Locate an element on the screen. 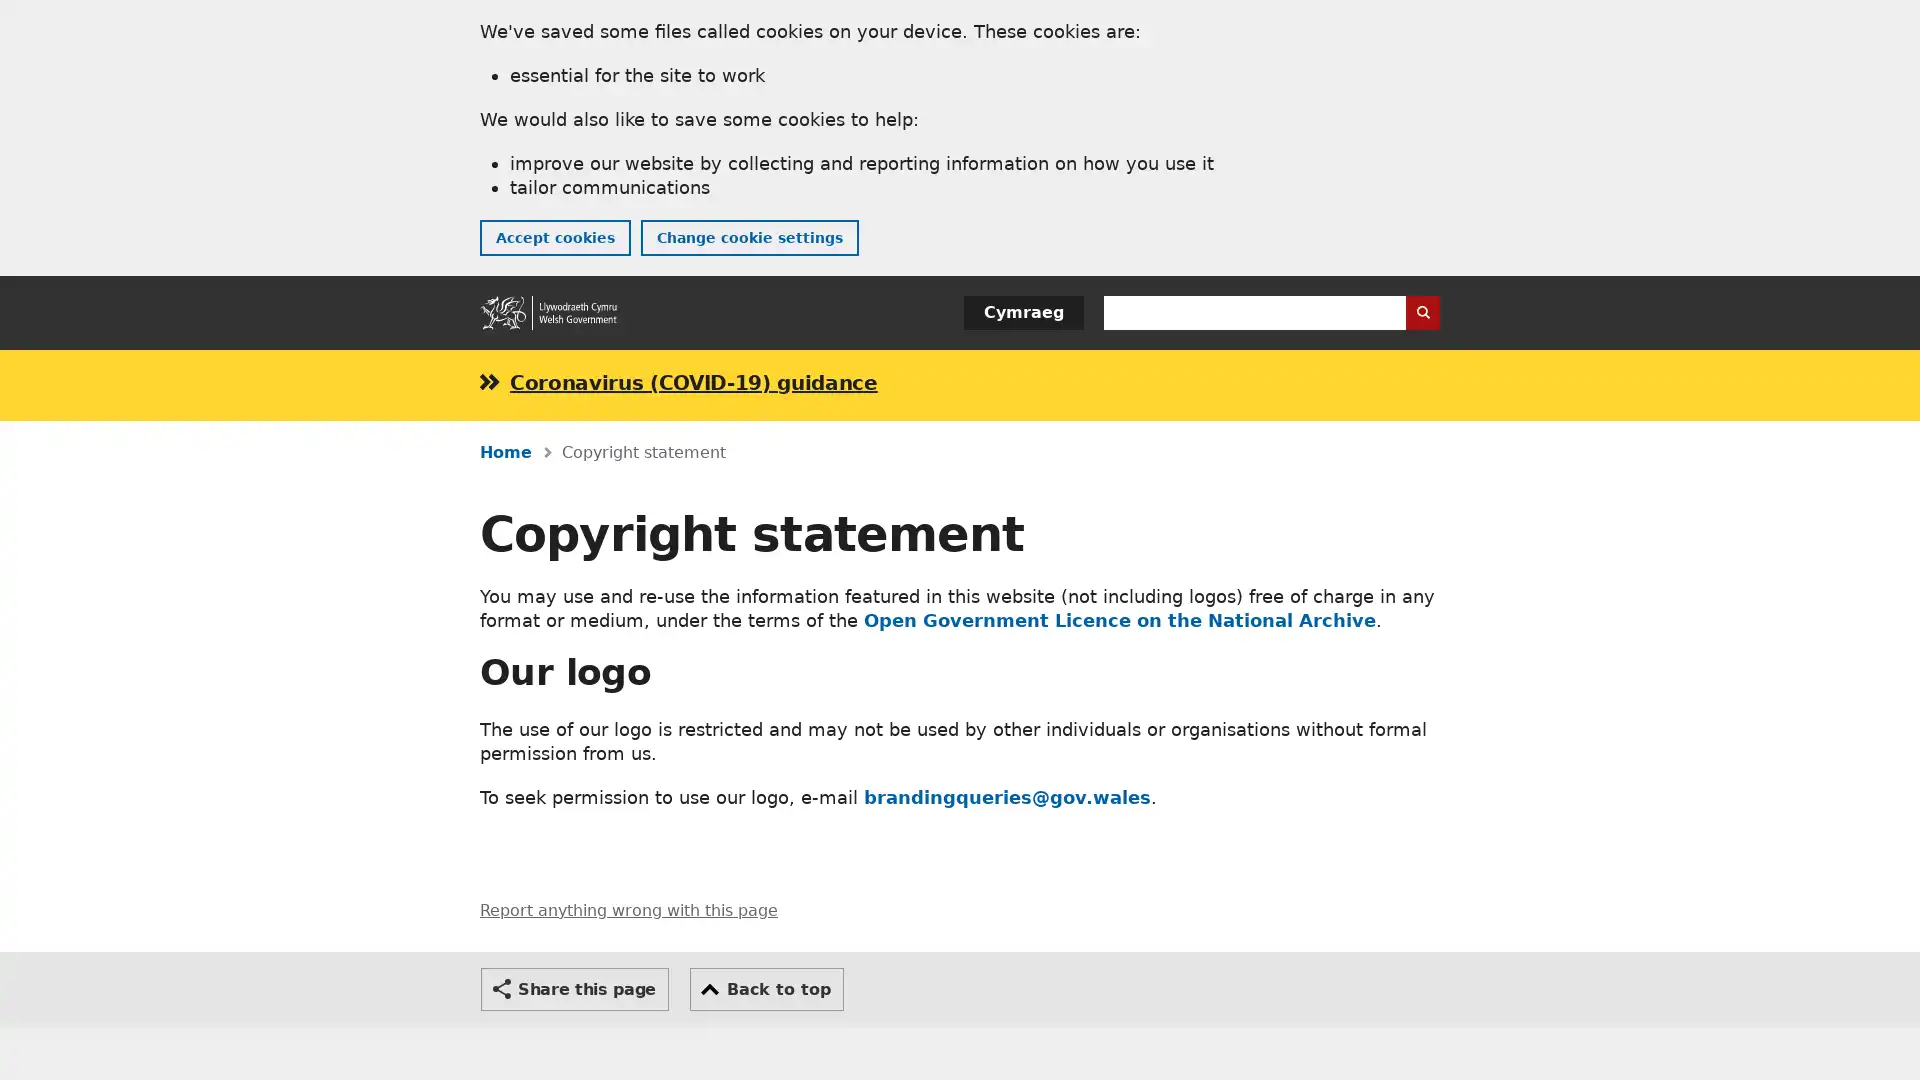 The height and width of the screenshot is (1080, 1920). Accept cookies is located at coordinates (555, 237).